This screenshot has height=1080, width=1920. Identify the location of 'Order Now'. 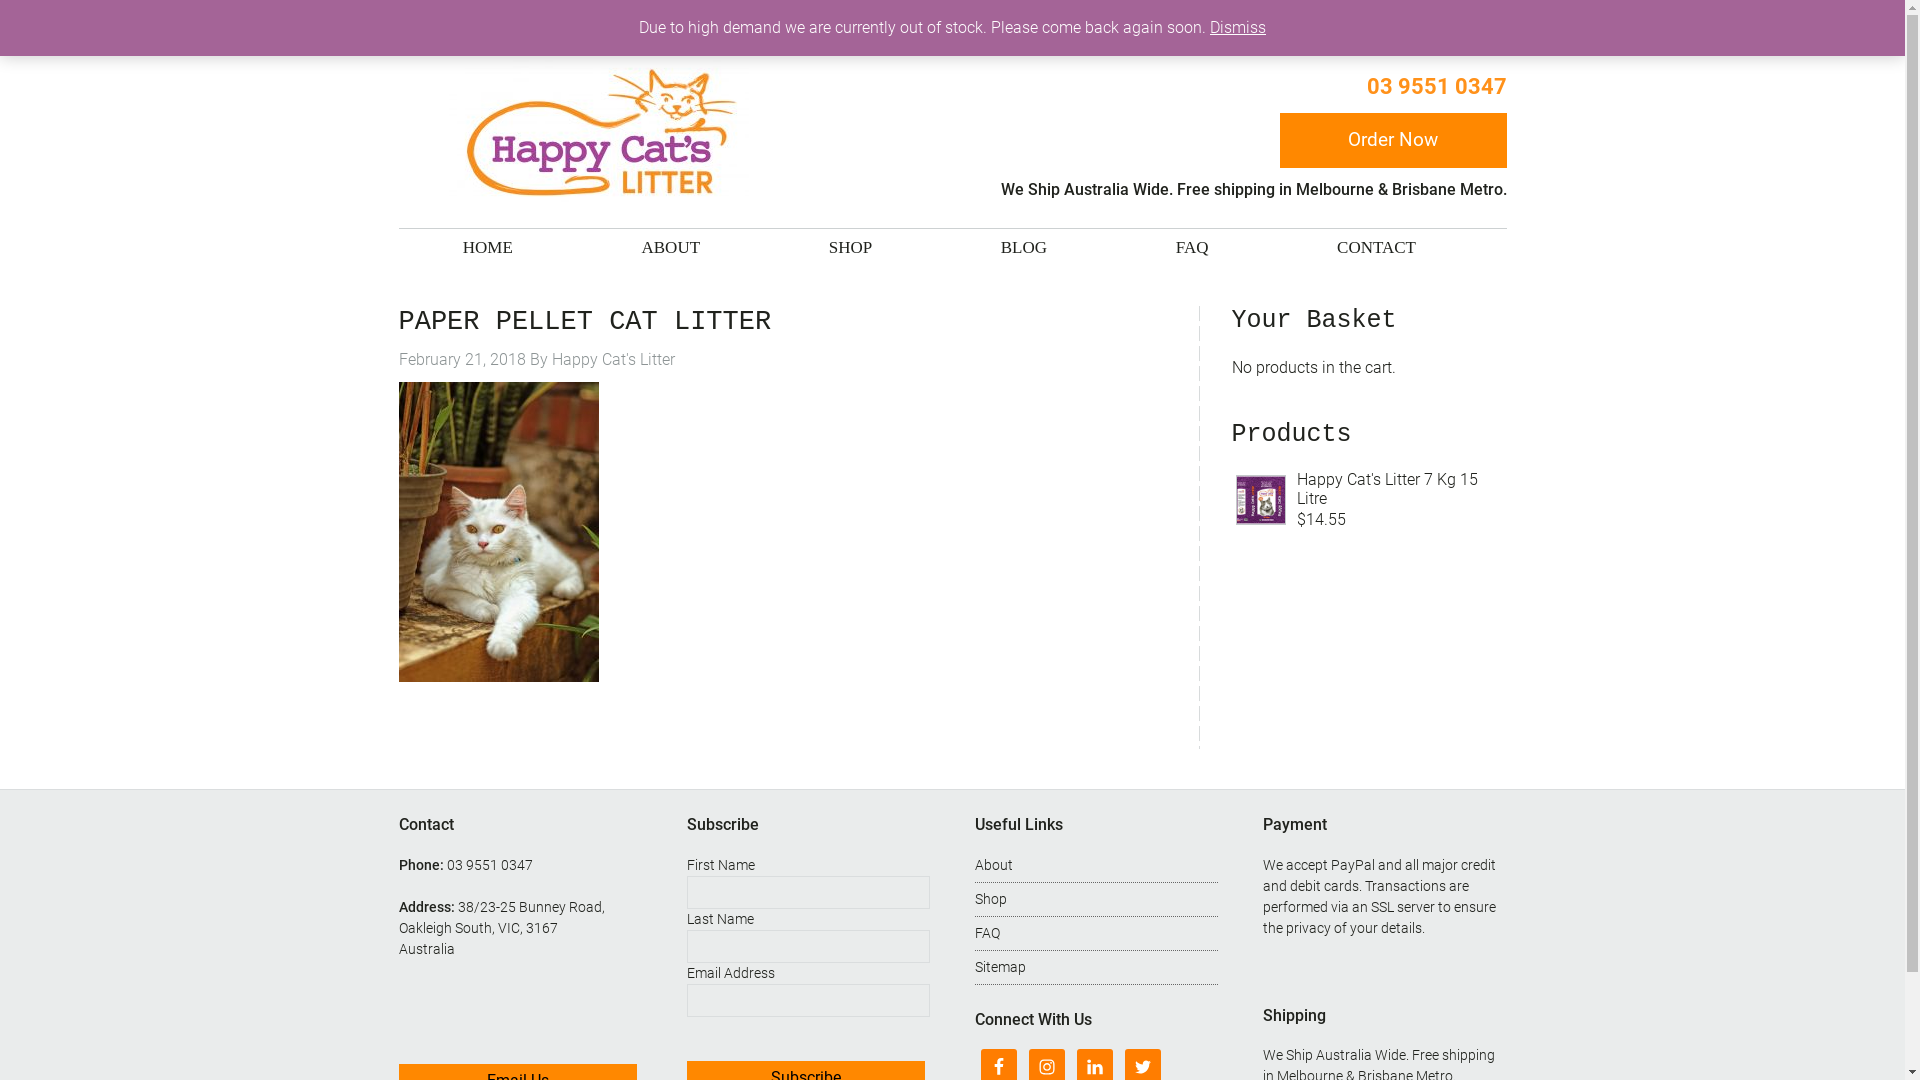
(1392, 138).